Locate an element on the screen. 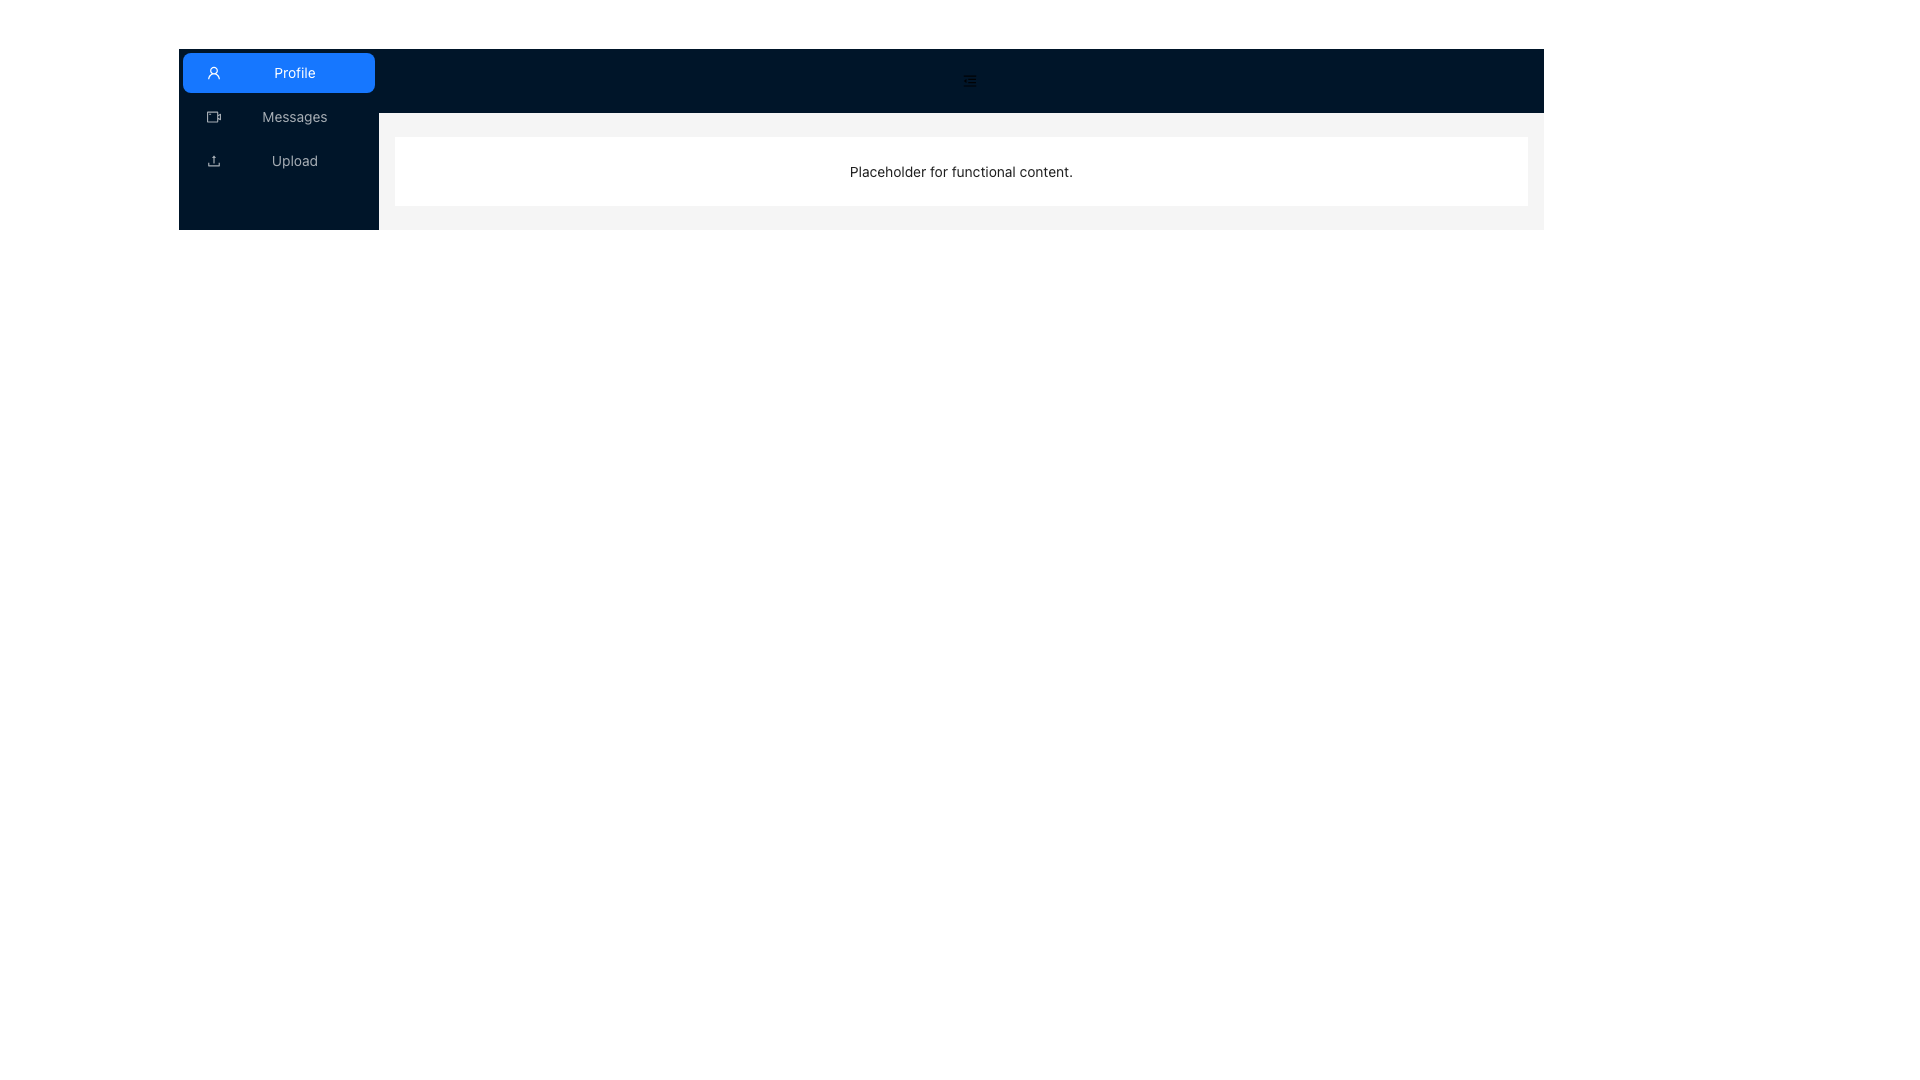 Image resolution: width=1920 pixels, height=1080 pixels. the upward-pointing arrow SVG icon in the sidebar menu, which is associated with the upload functionality is located at coordinates (214, 158).